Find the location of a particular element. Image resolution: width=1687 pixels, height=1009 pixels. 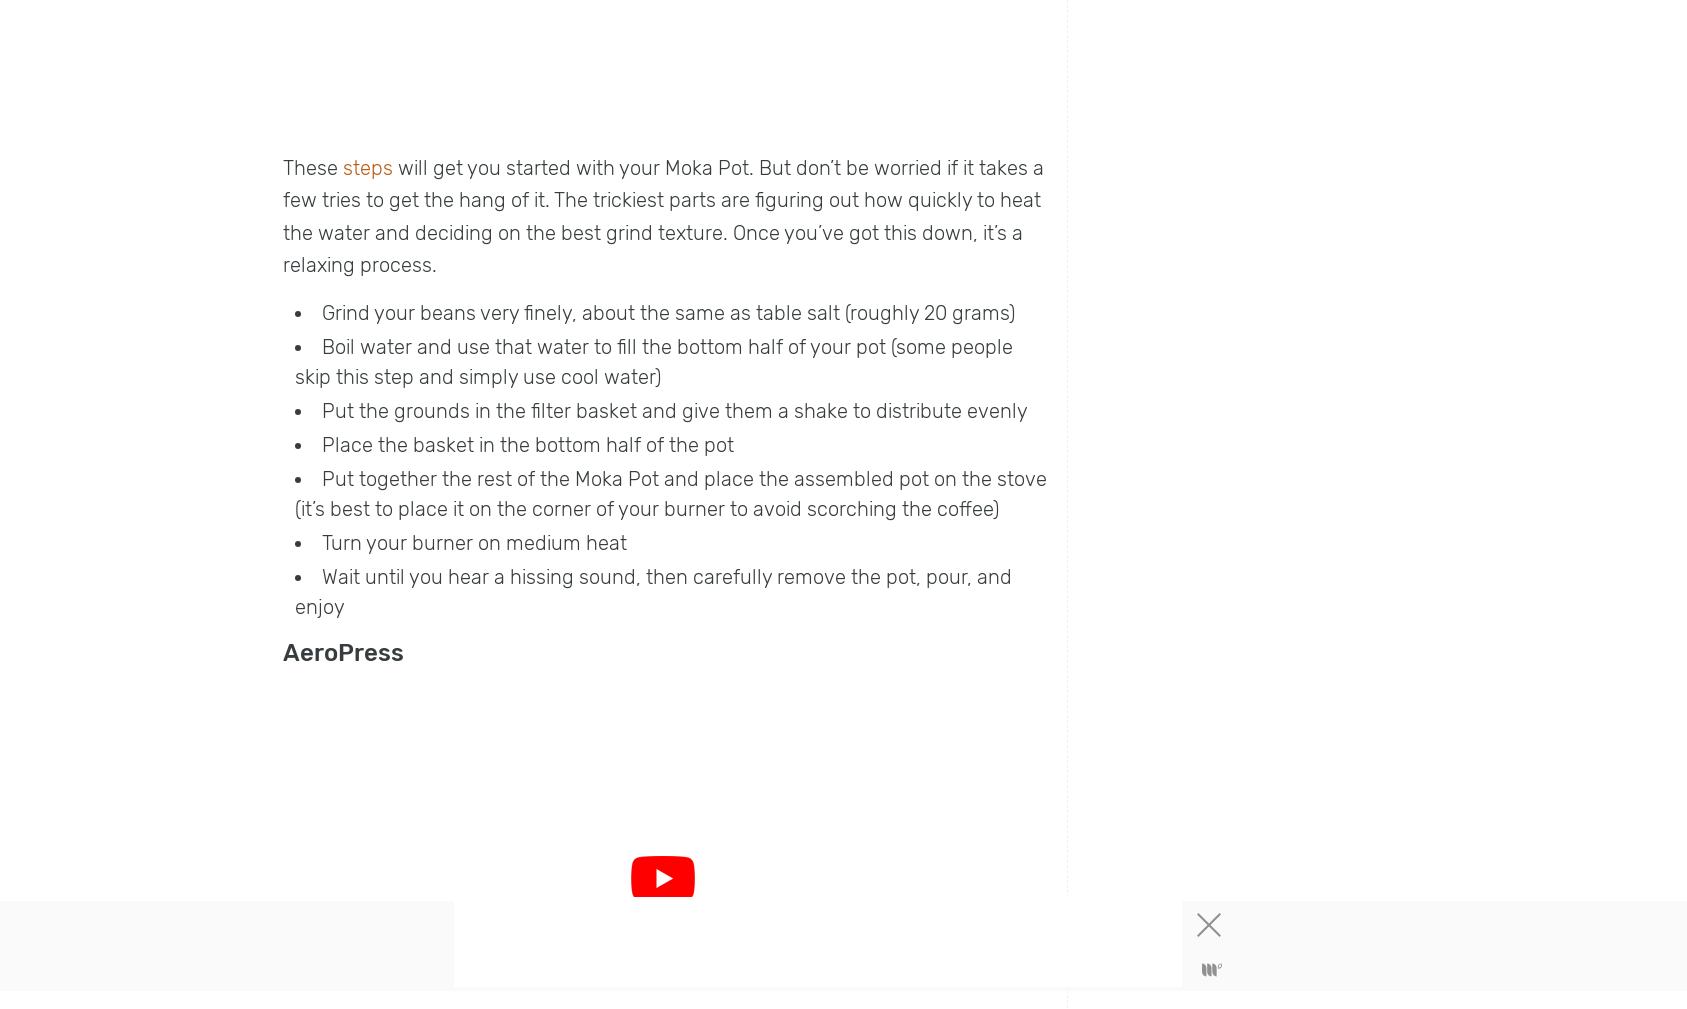

'AeroPress' is located at coordinates (342, 652).